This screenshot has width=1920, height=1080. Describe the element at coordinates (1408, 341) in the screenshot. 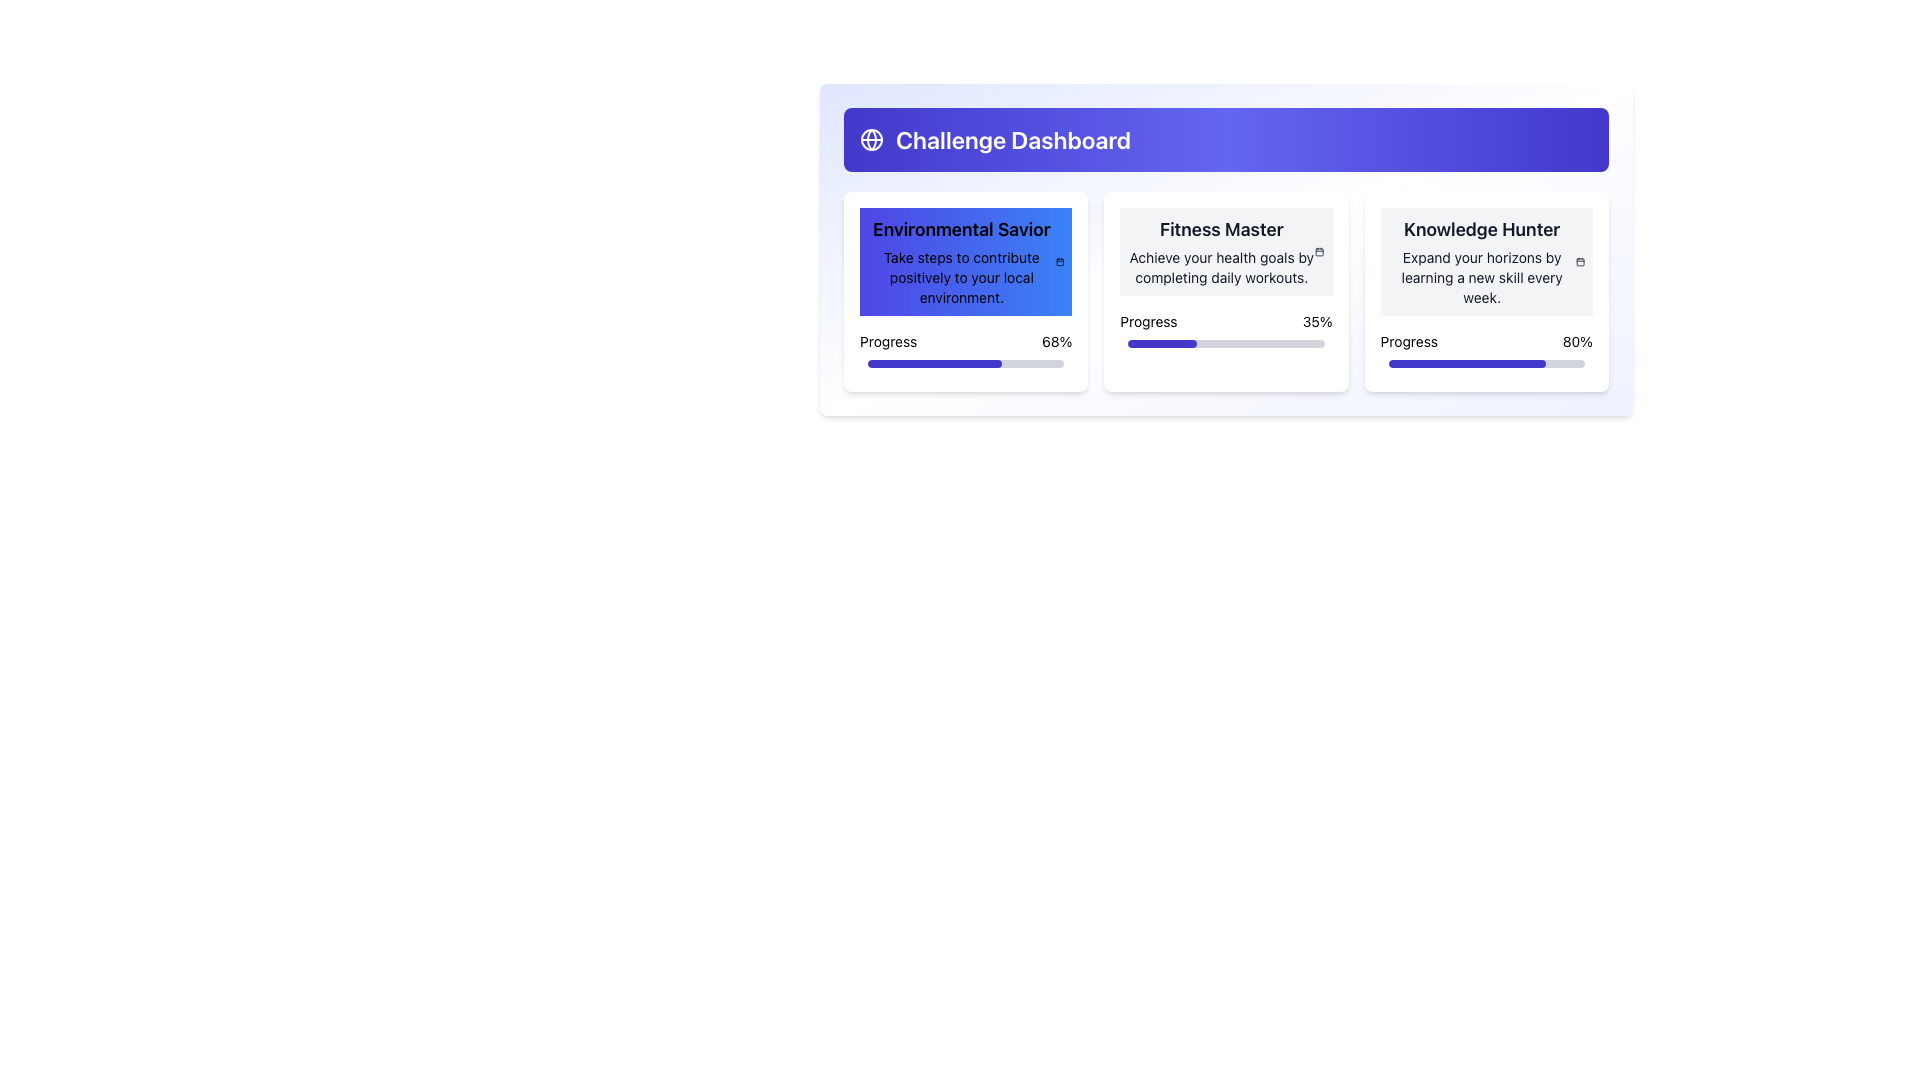

I see `the static text label that describes the progress information, located in the bottom section of the rightmost card, to the left of the percentage '80%' and above the progress bar` at that location.